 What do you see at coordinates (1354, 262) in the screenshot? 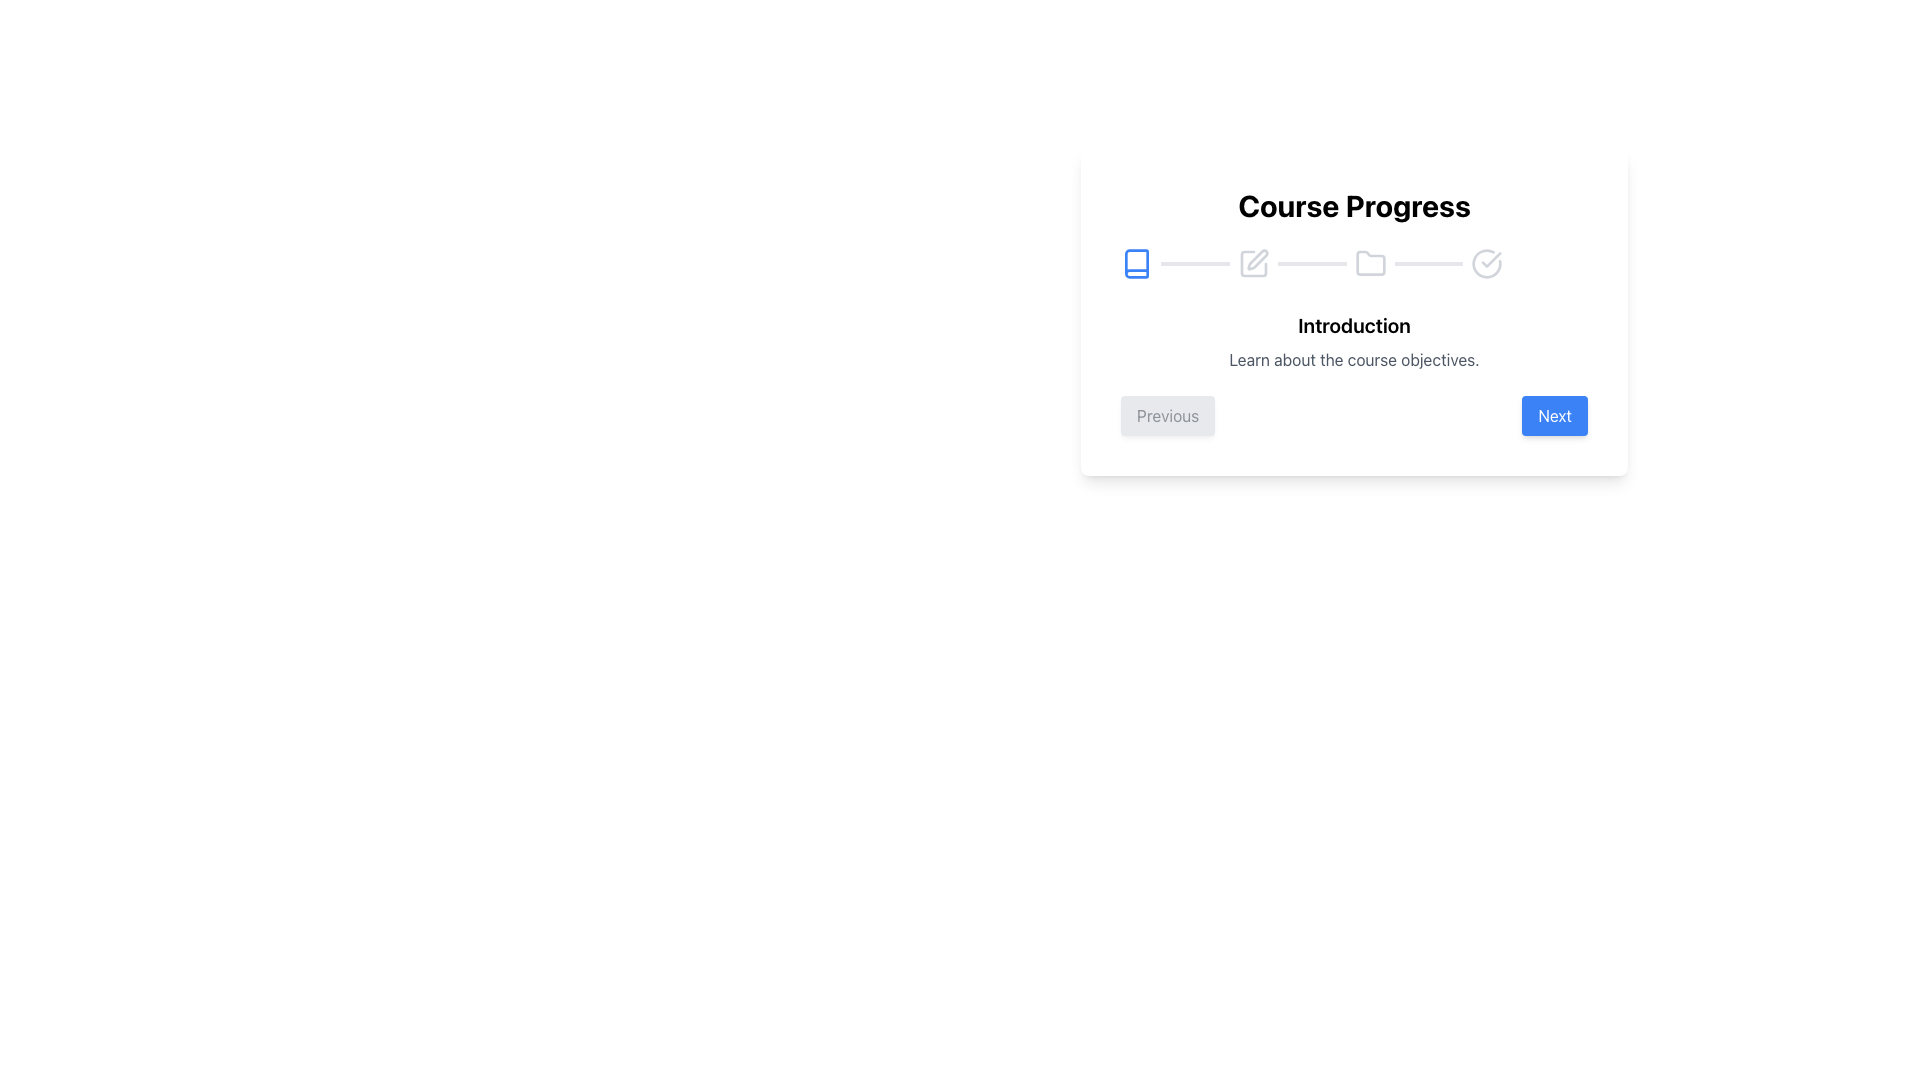
I see `the Progress bar with icons located within the 'Course Progress' card, which visually represents the steps in a progression` at bounding box center [1354, 262].